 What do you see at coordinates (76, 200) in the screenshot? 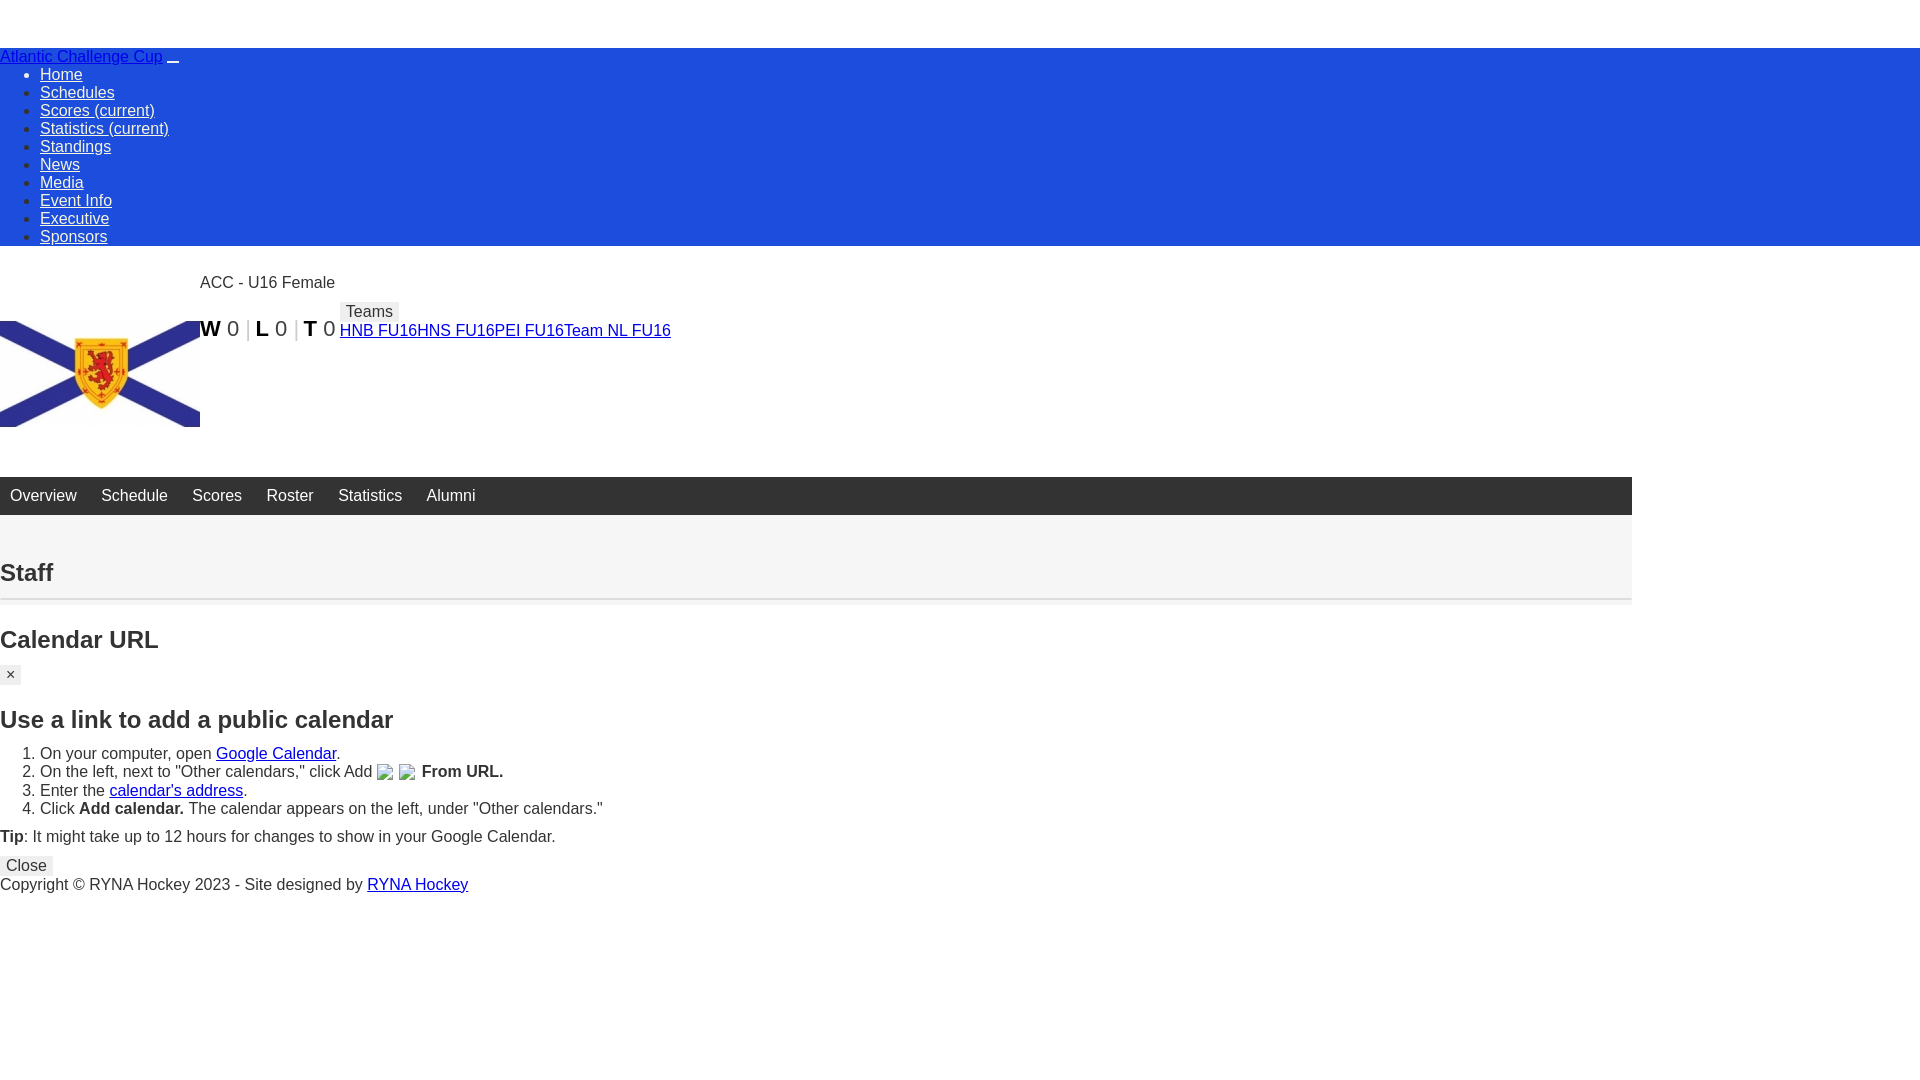
I see `'Event Info'` at bounding box center [76, 200].